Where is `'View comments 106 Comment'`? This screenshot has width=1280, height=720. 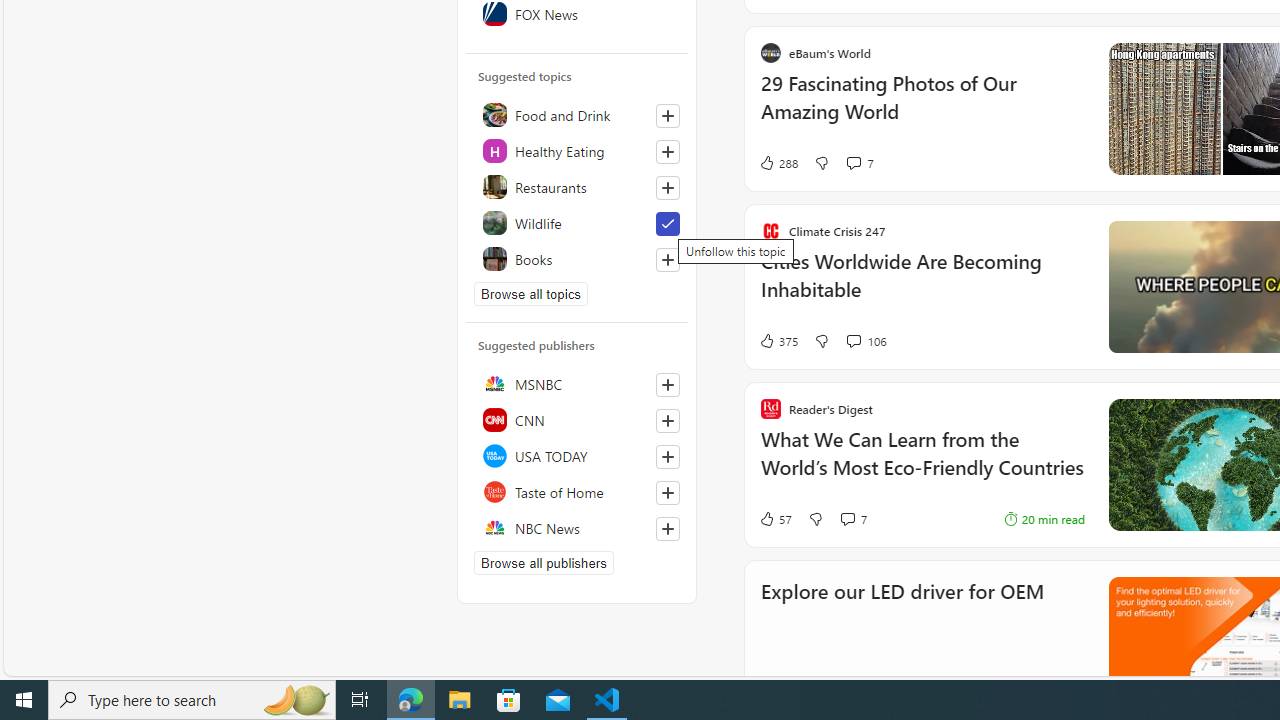
'View comments 106 Comment' is located at coordinates (865, 339).